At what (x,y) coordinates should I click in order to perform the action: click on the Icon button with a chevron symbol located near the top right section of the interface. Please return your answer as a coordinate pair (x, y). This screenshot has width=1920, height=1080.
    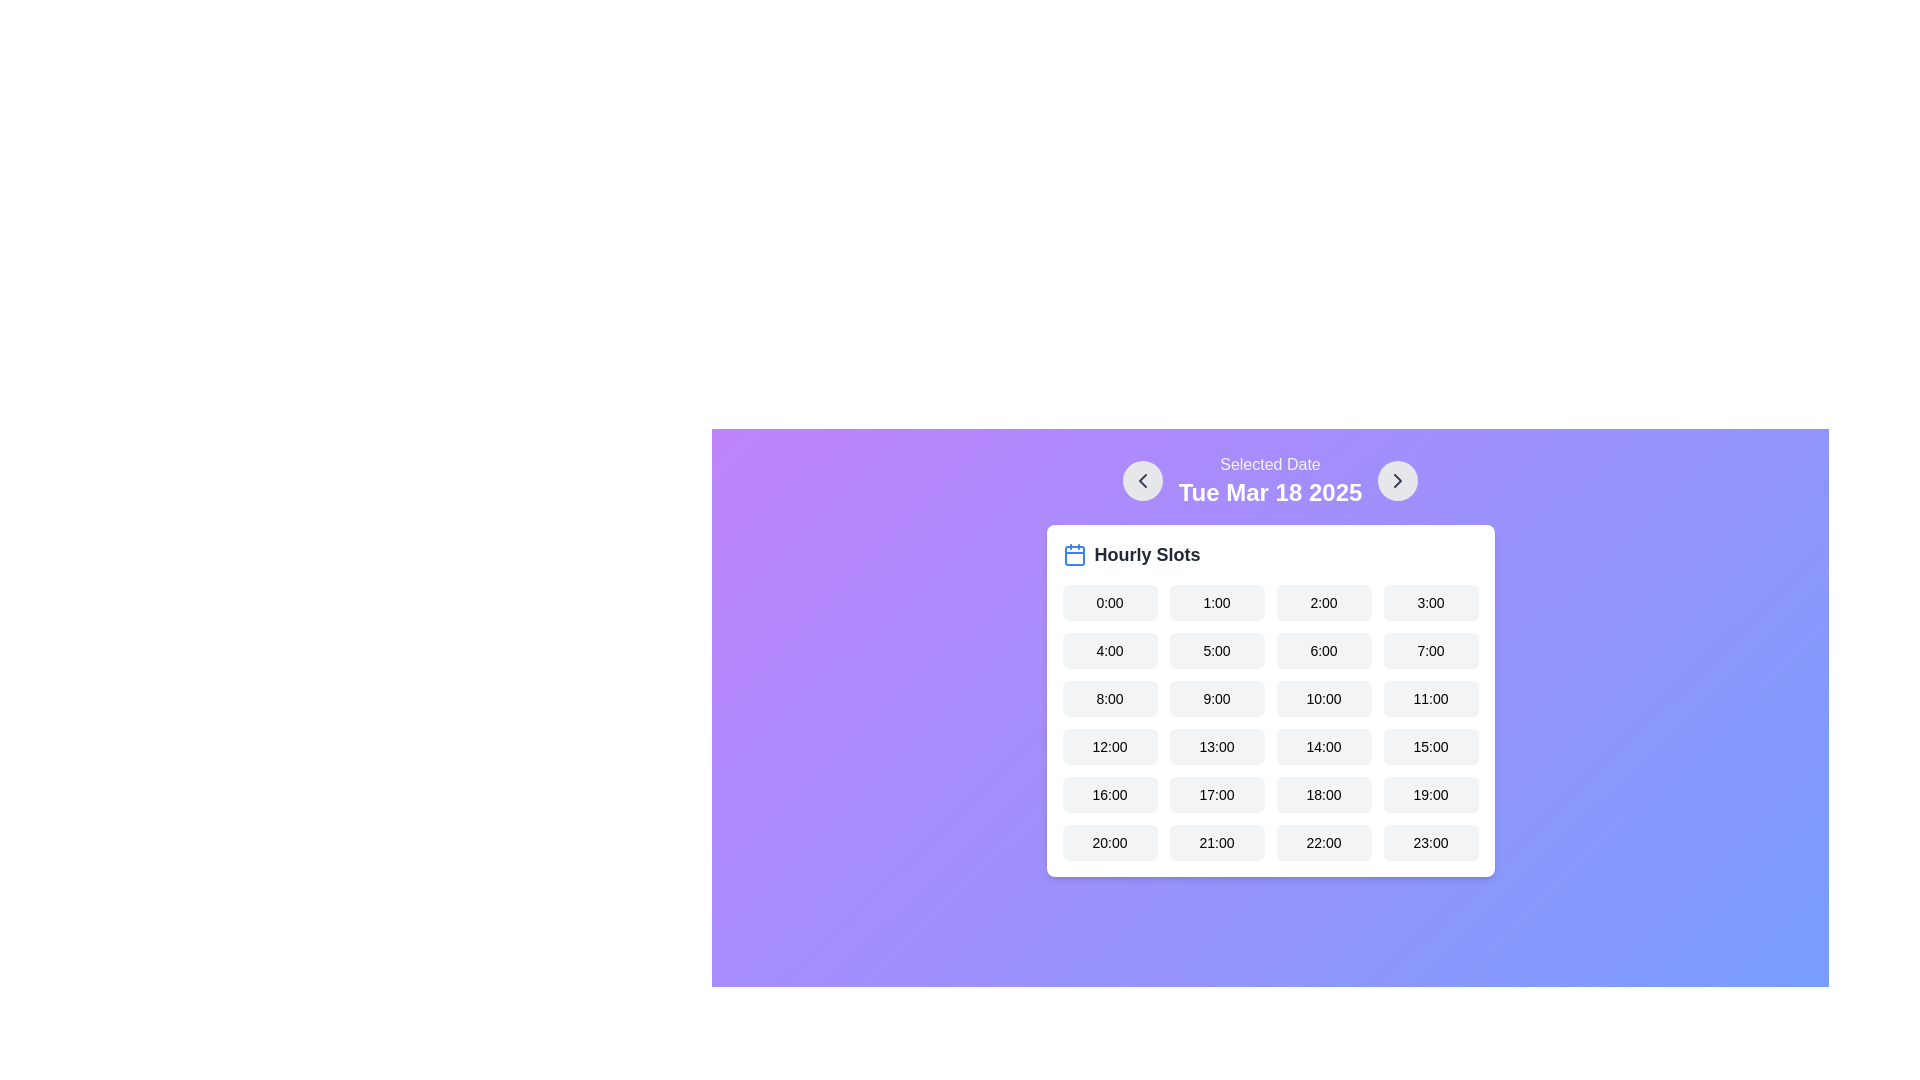
    Looking at the image, I should click on (1396, 481).